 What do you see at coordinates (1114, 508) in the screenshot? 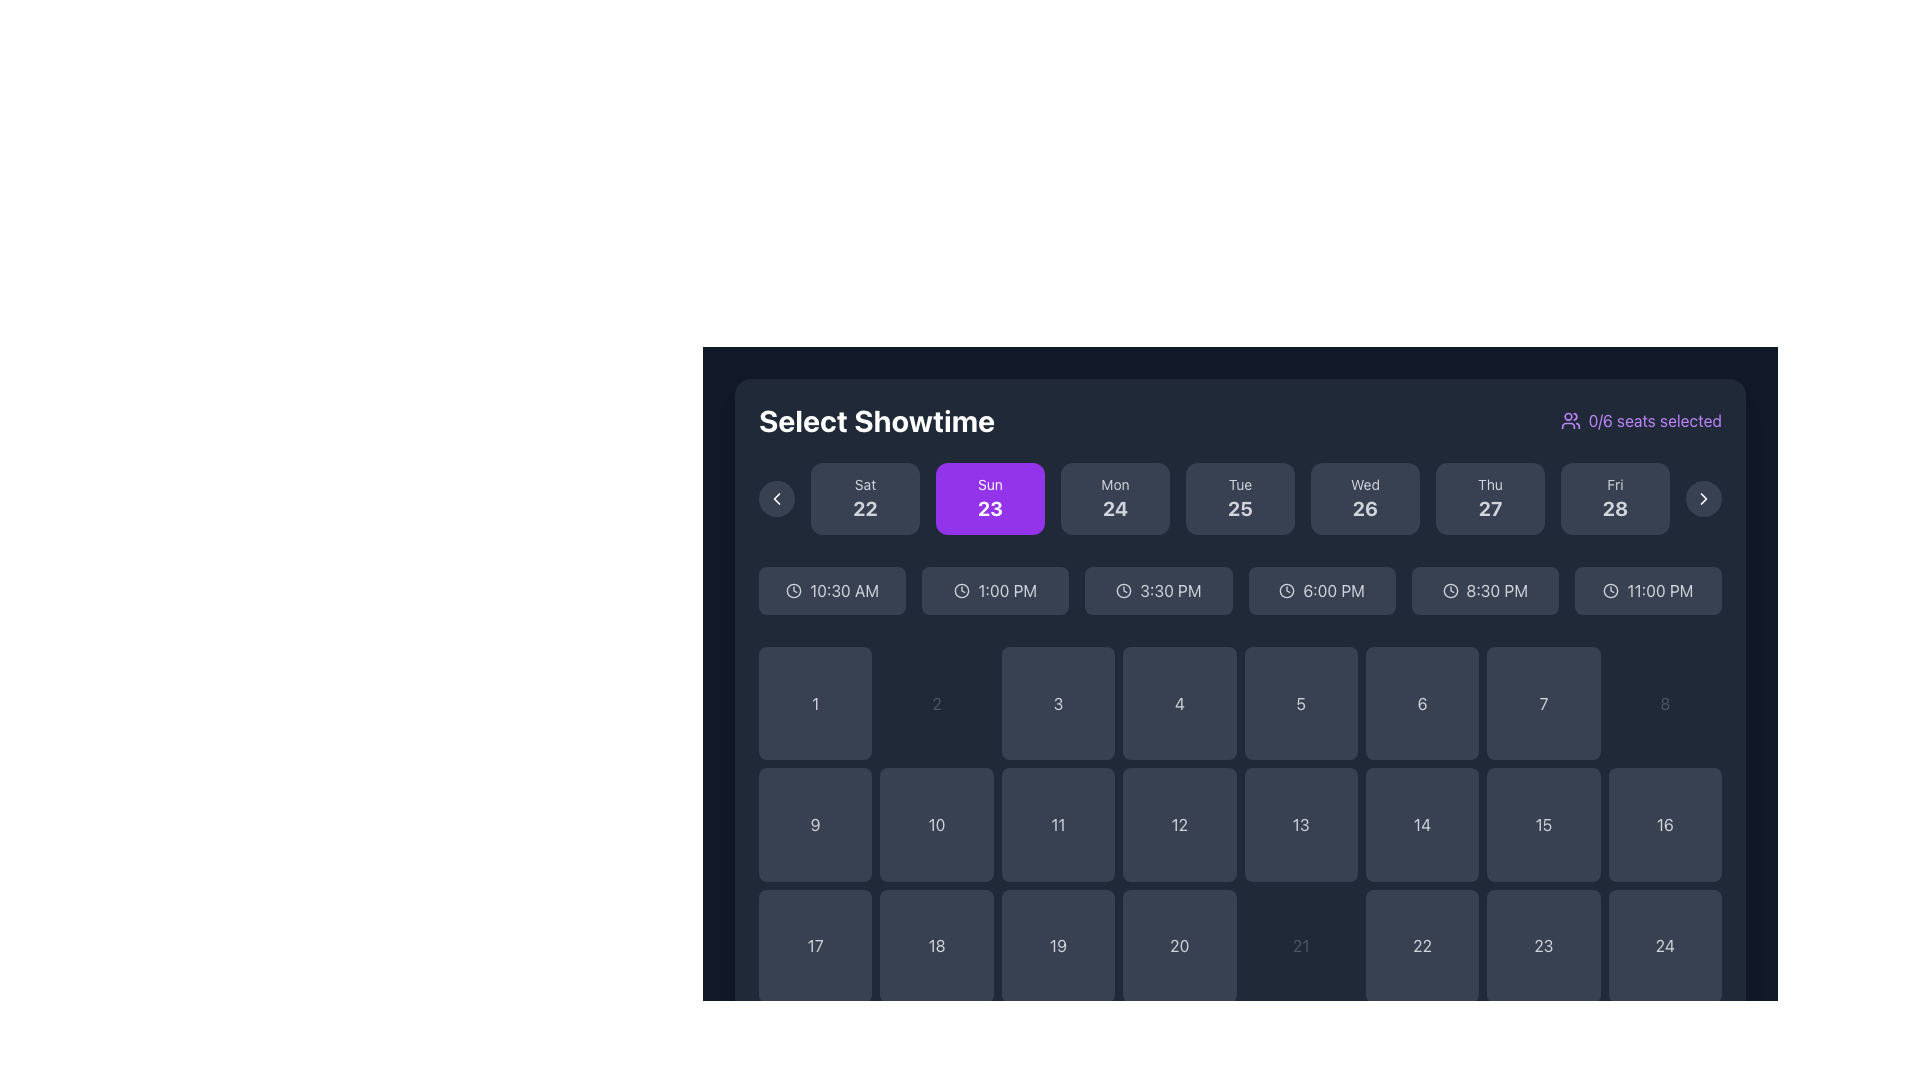
I see `the text label displaying the numeric date '24' in the day selection interface for scheduling purposes` at bounding box center [1114, 508].